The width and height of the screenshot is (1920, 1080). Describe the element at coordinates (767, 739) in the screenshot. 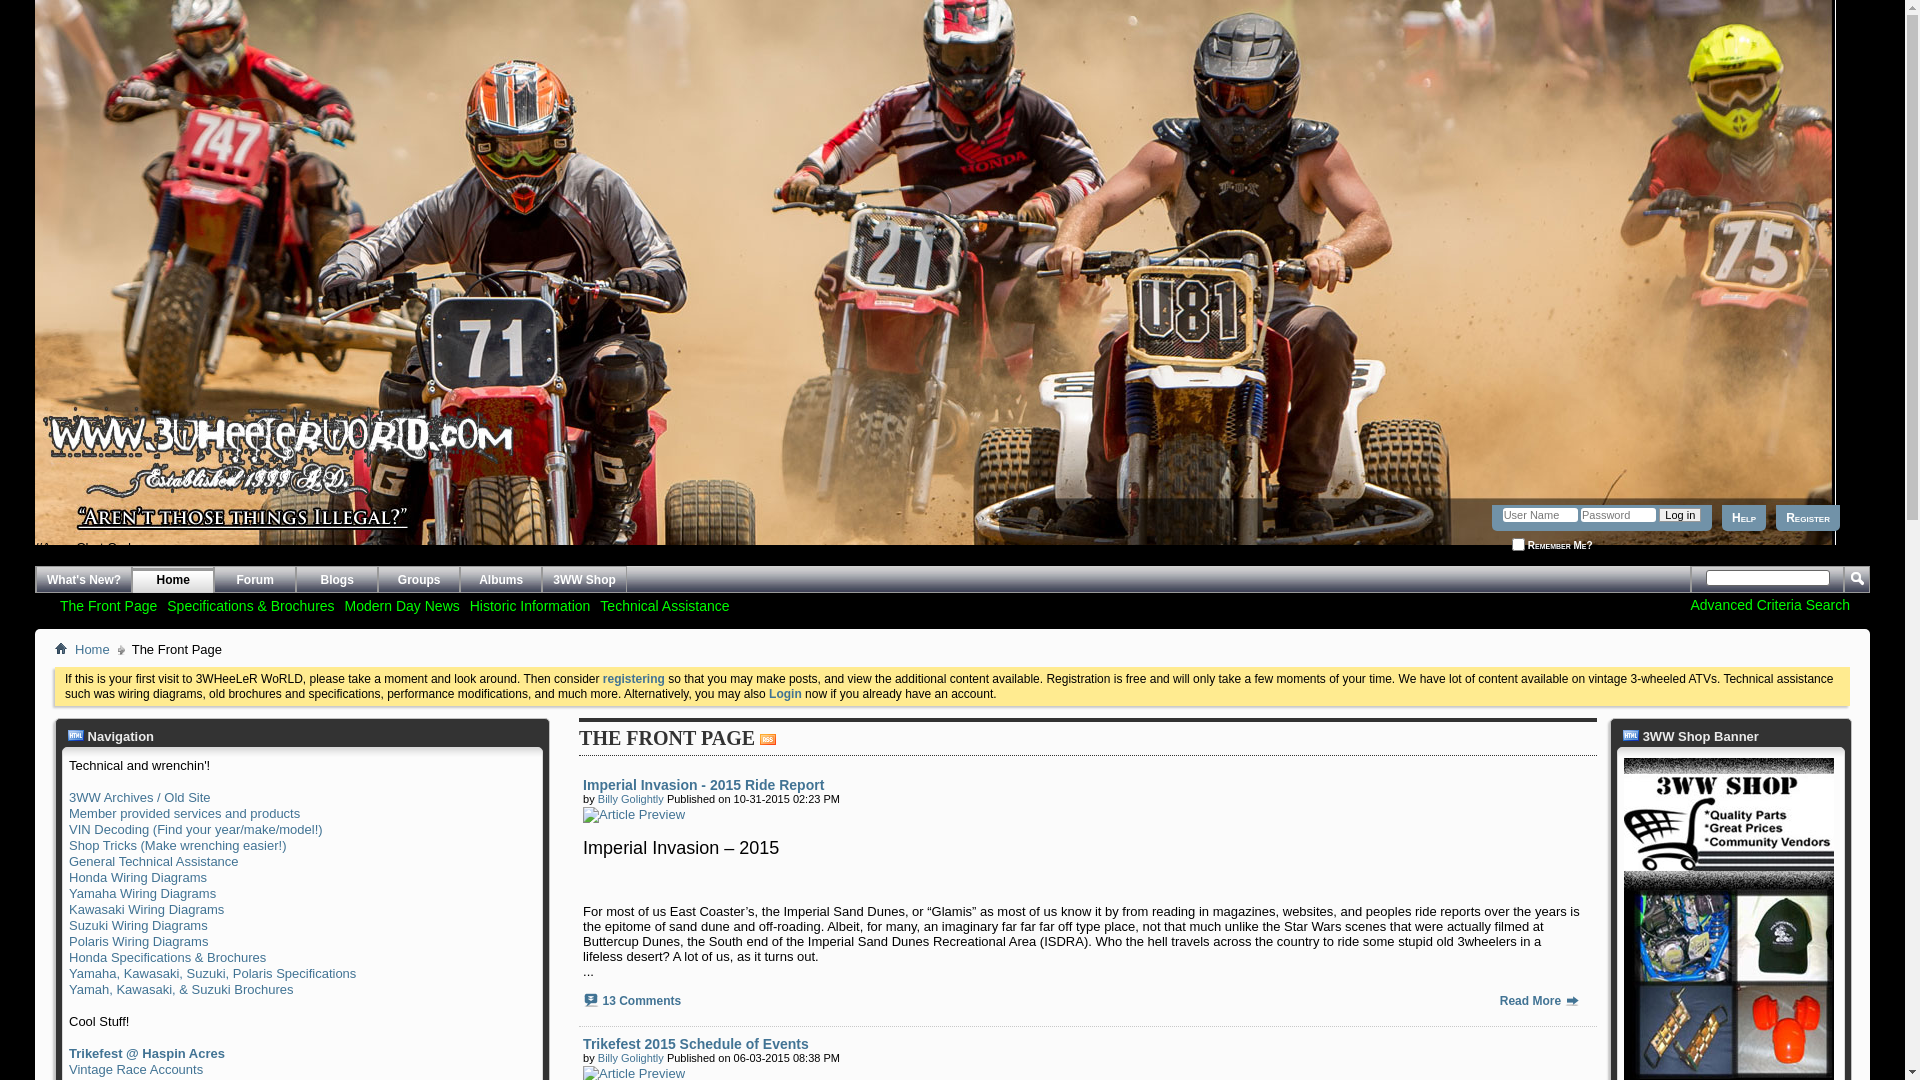

I see `'RSS Feed'` at that location.